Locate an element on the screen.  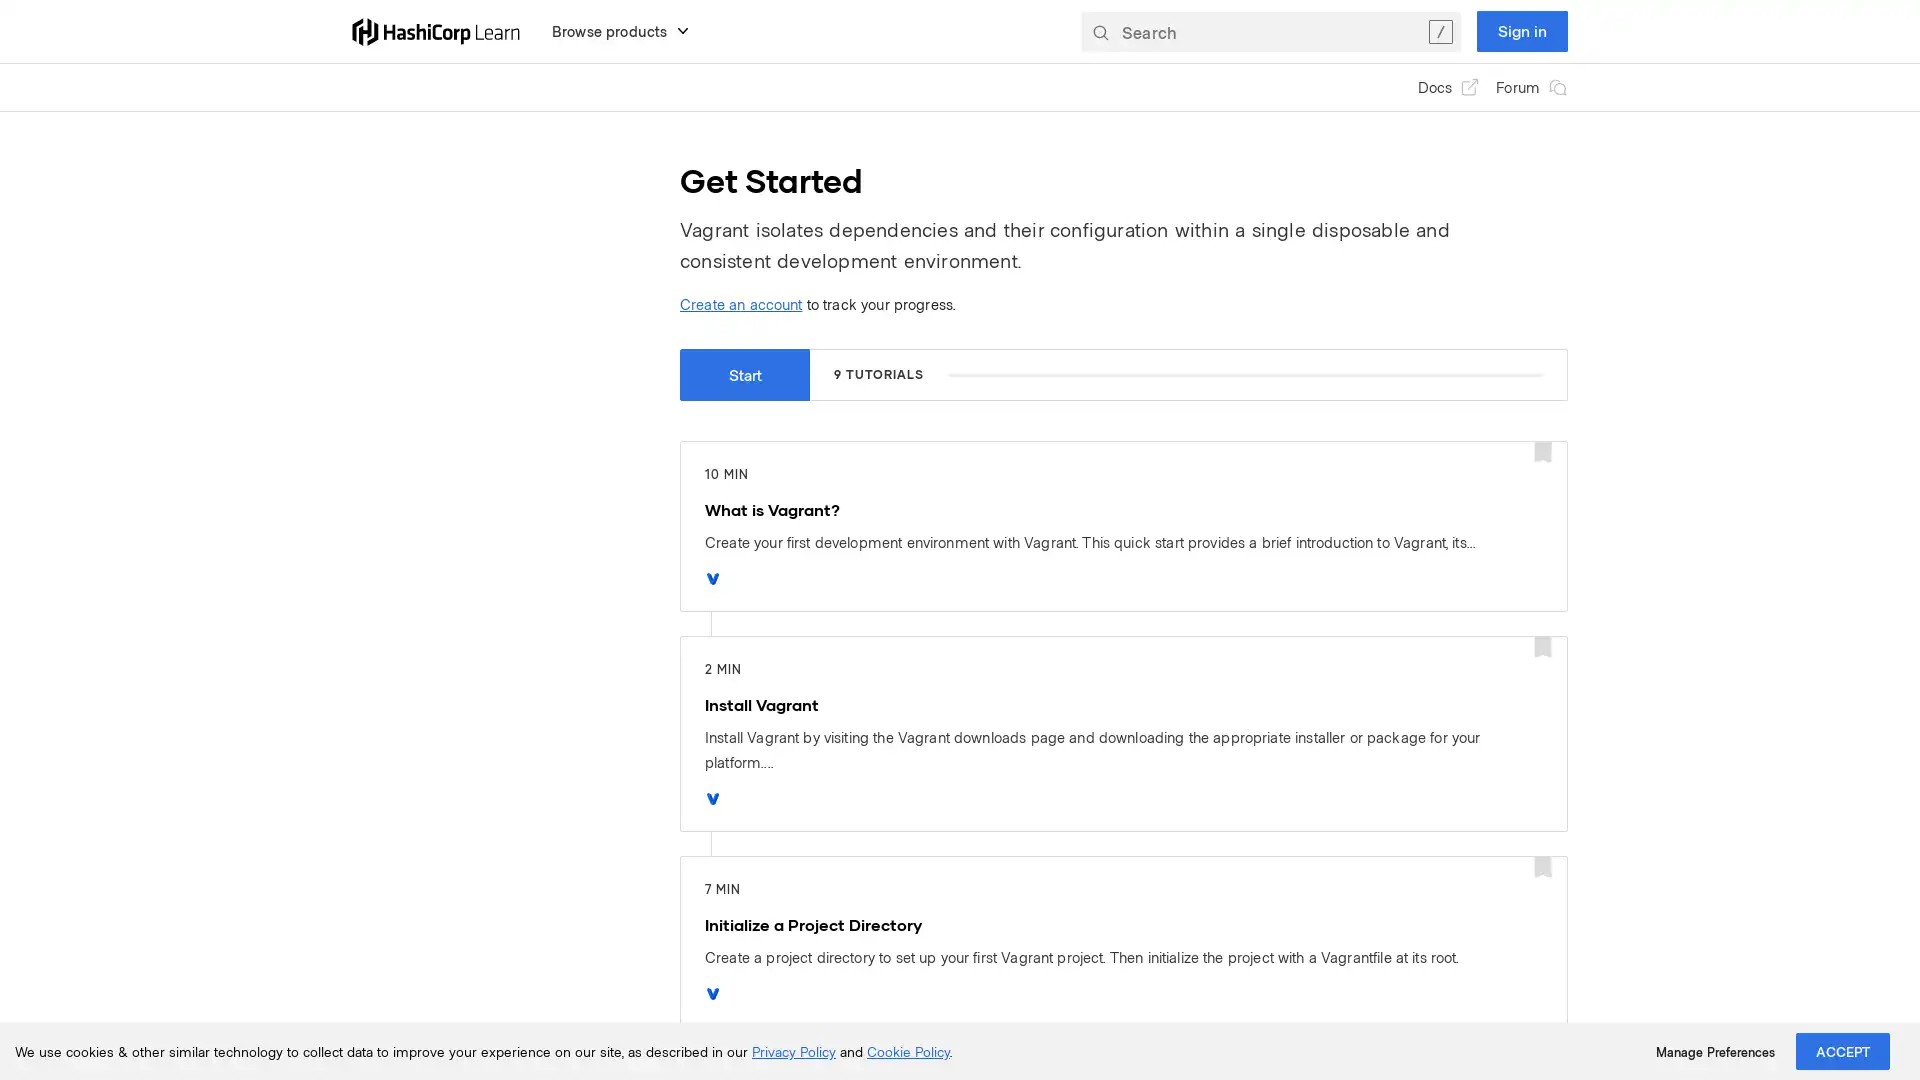
Add bookmark for: Install Vagrant is located at coordinates (1541, 648).